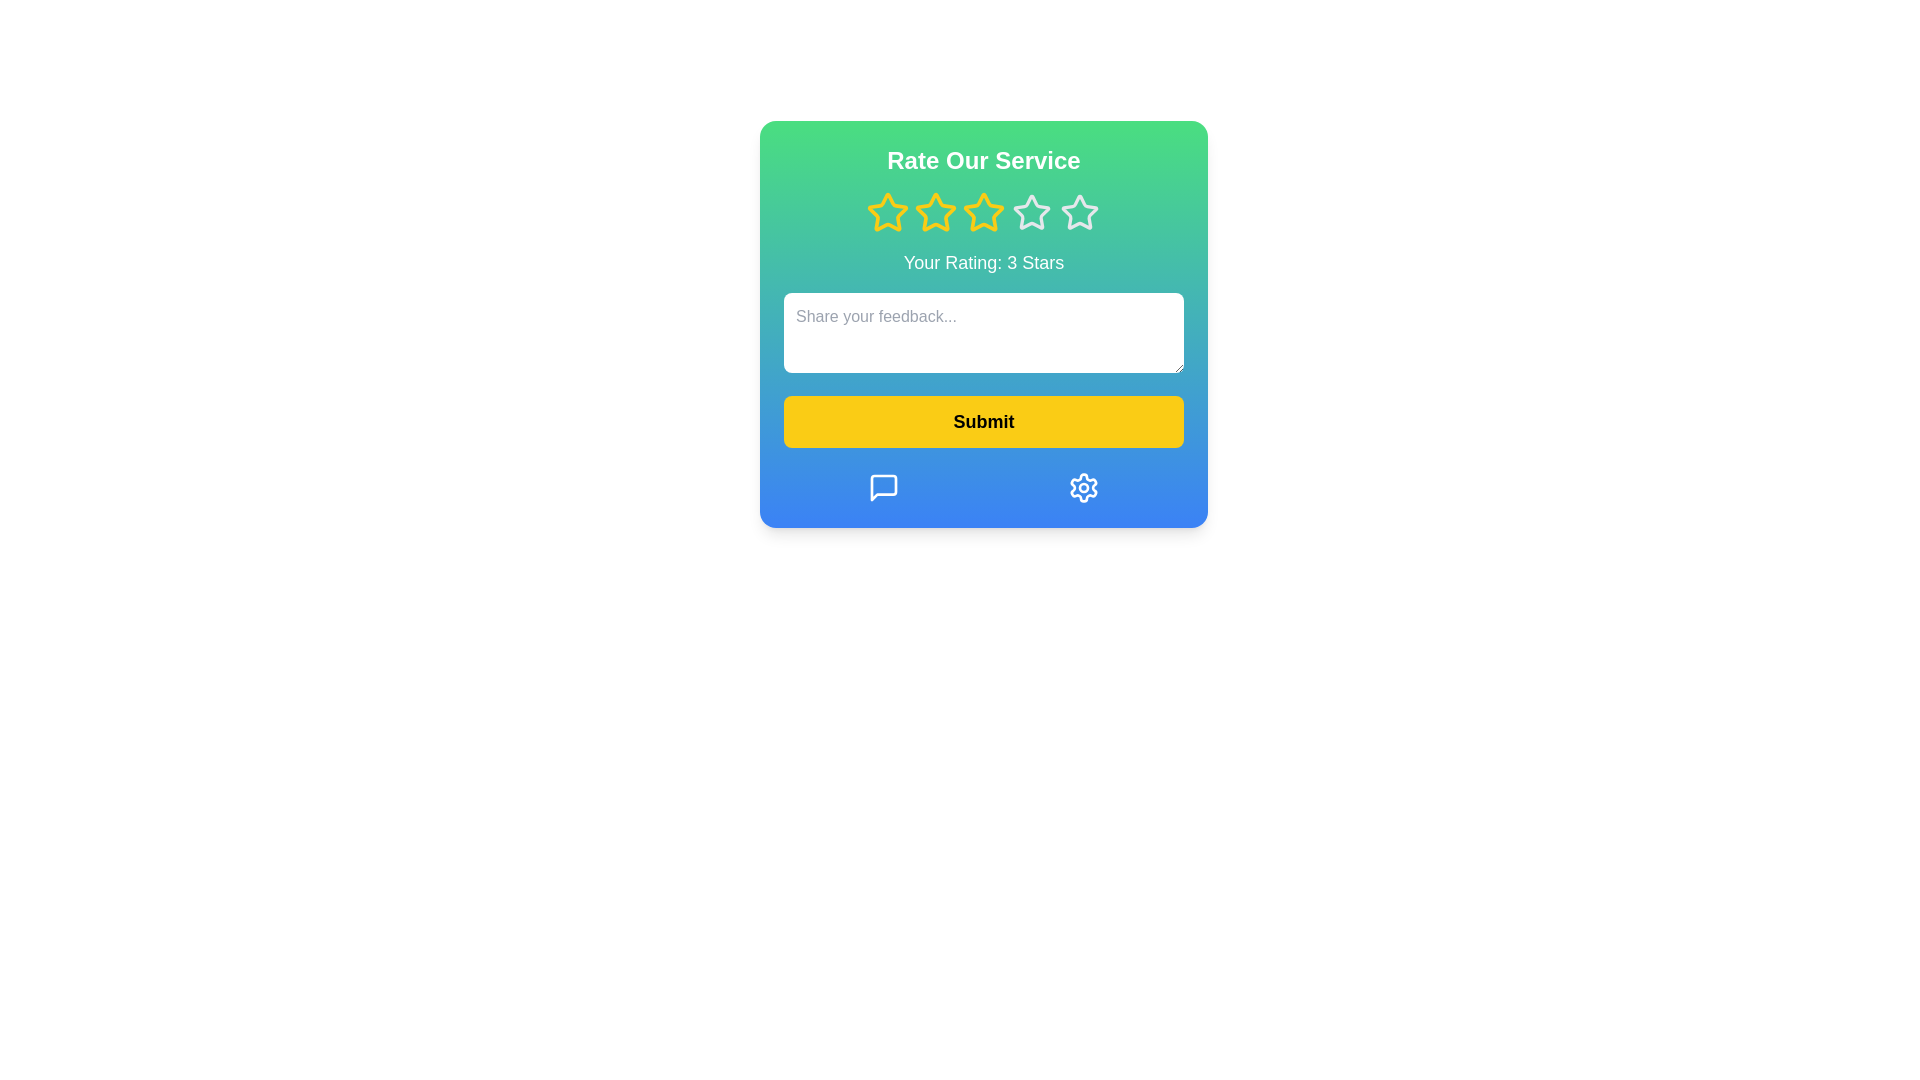  I want to click on the existing text in the rectangular text input box with the placeholder 'Share your feedback...' located beneath the star rating system, so click(983, 331).